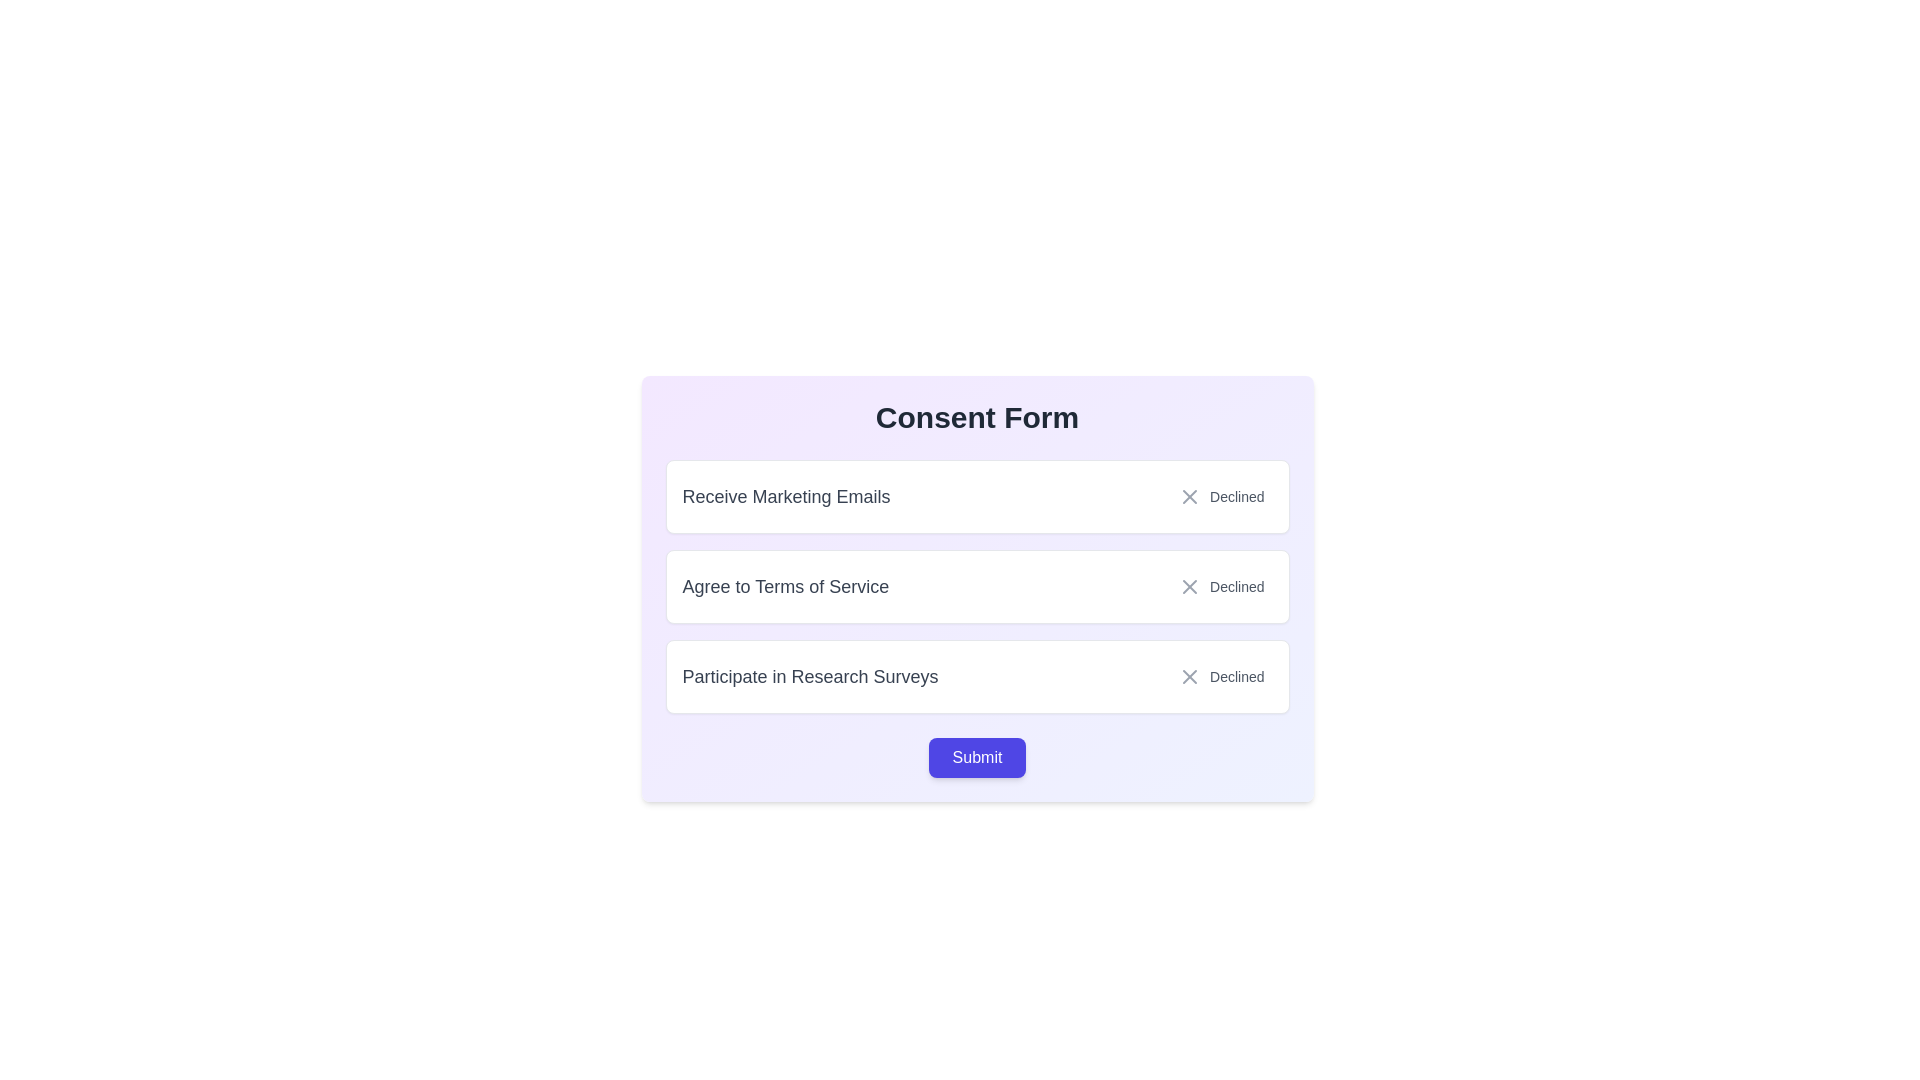  I want to click on the 'X' mark icon indicating the declined option within the 'Declined' button in the 'Consent Form' for the 'Participate in Research Surveys' row, so click(1190, 676).